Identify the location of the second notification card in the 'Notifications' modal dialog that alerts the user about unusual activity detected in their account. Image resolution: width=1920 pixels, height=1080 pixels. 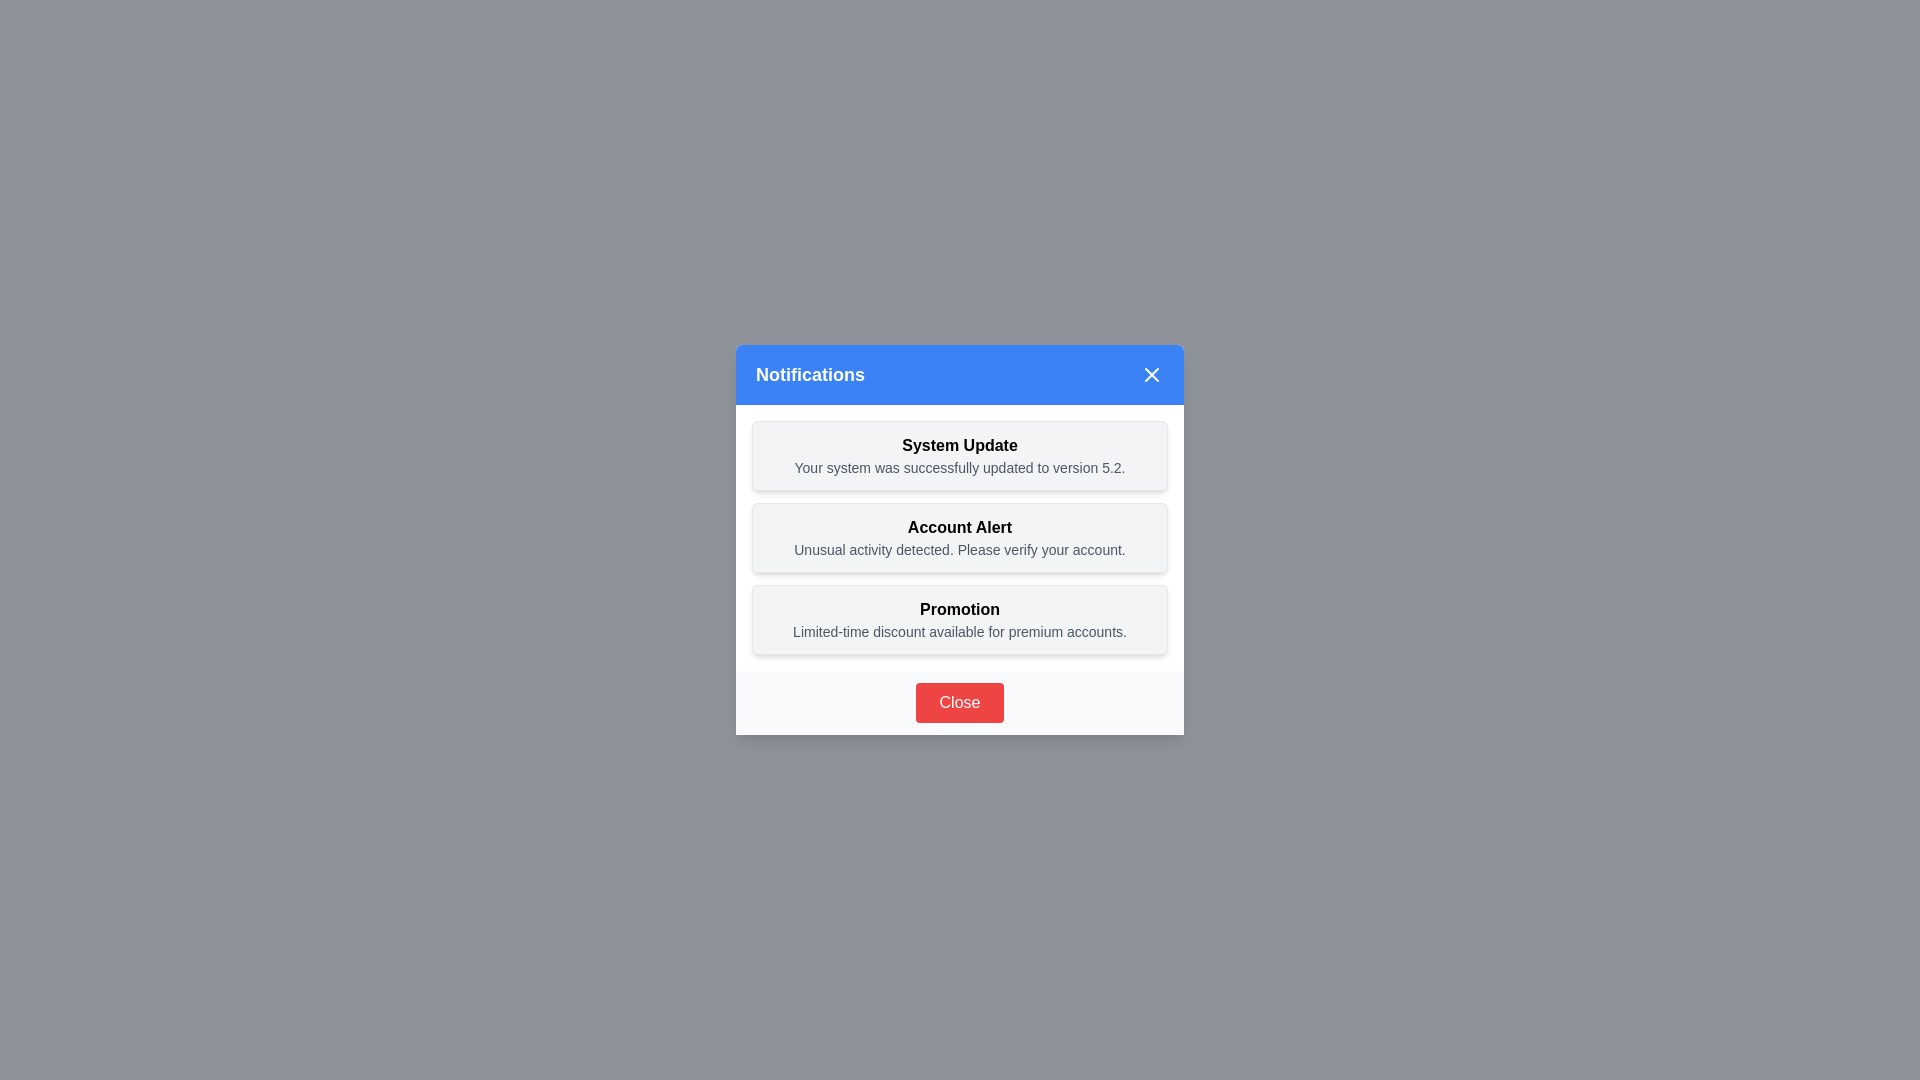
(960, 536).